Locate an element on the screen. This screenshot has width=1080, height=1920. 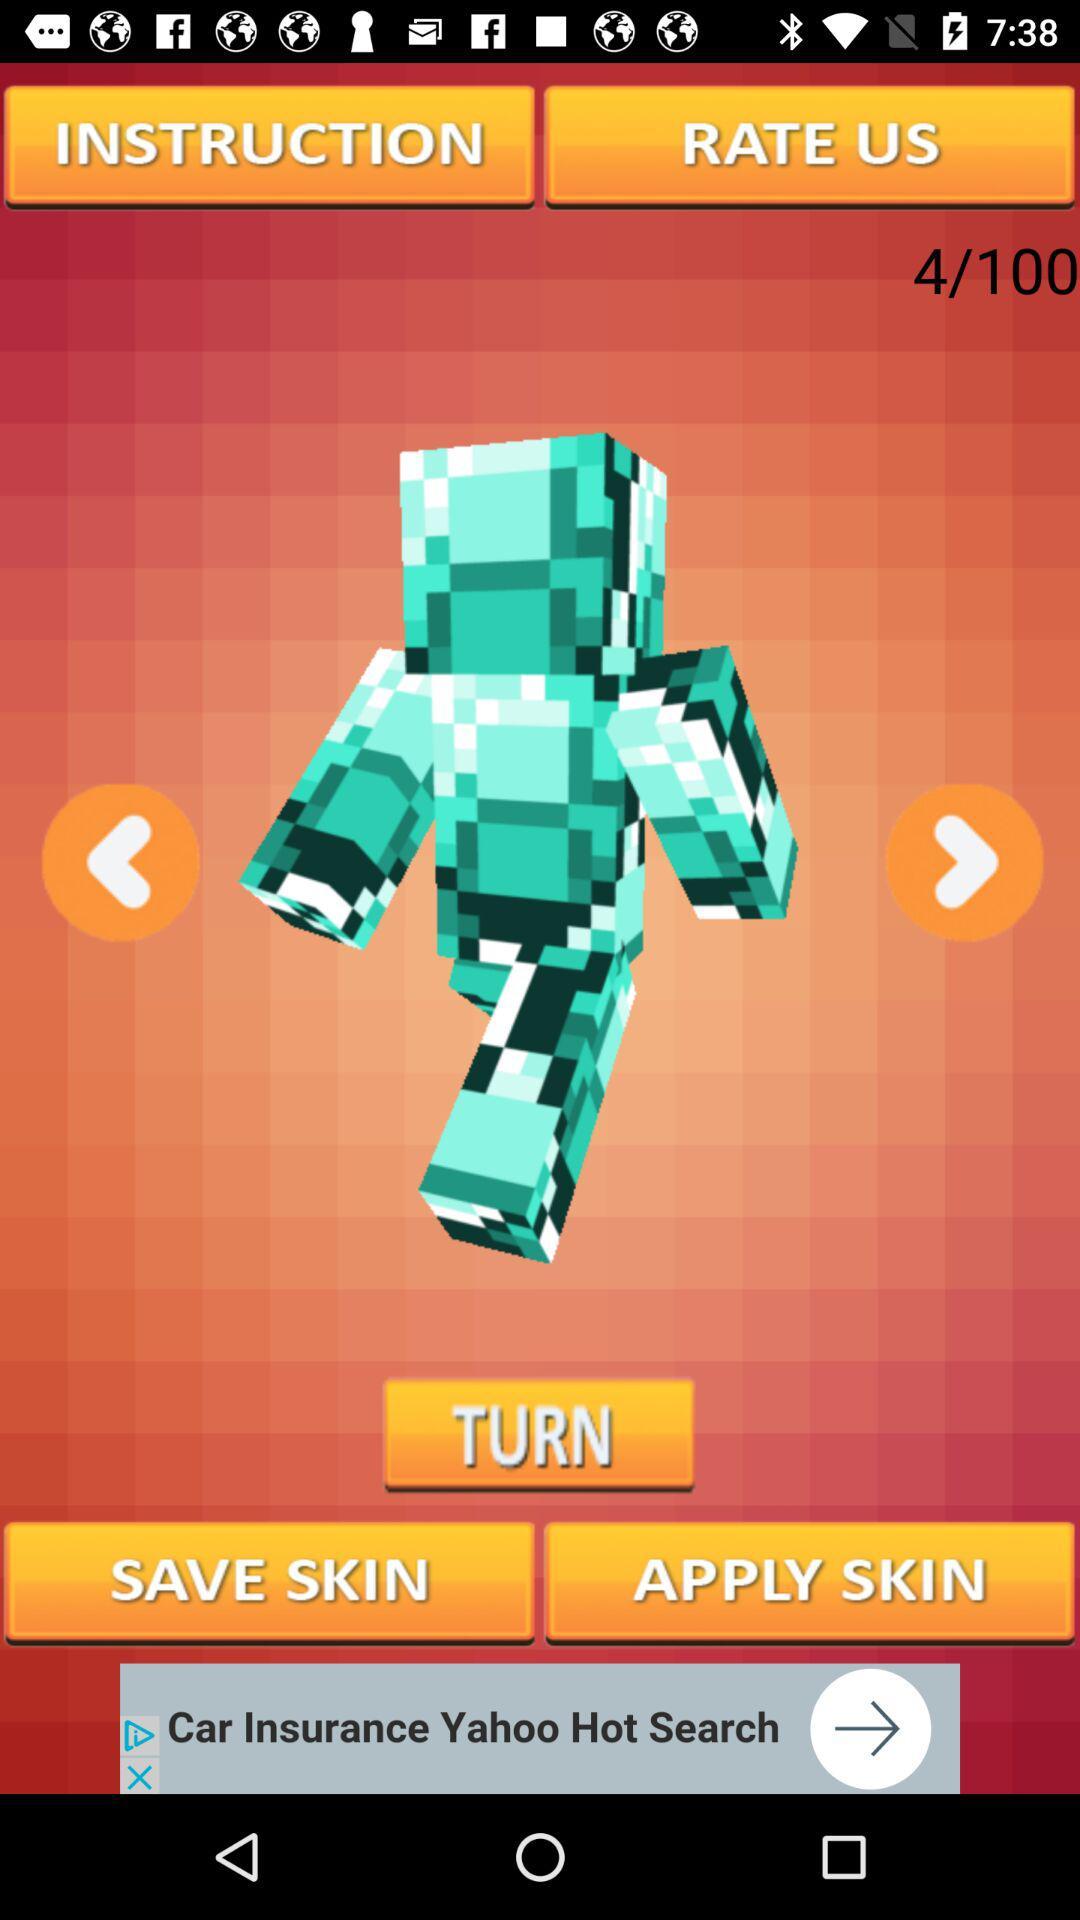
option is located at coordinates (810, 144).